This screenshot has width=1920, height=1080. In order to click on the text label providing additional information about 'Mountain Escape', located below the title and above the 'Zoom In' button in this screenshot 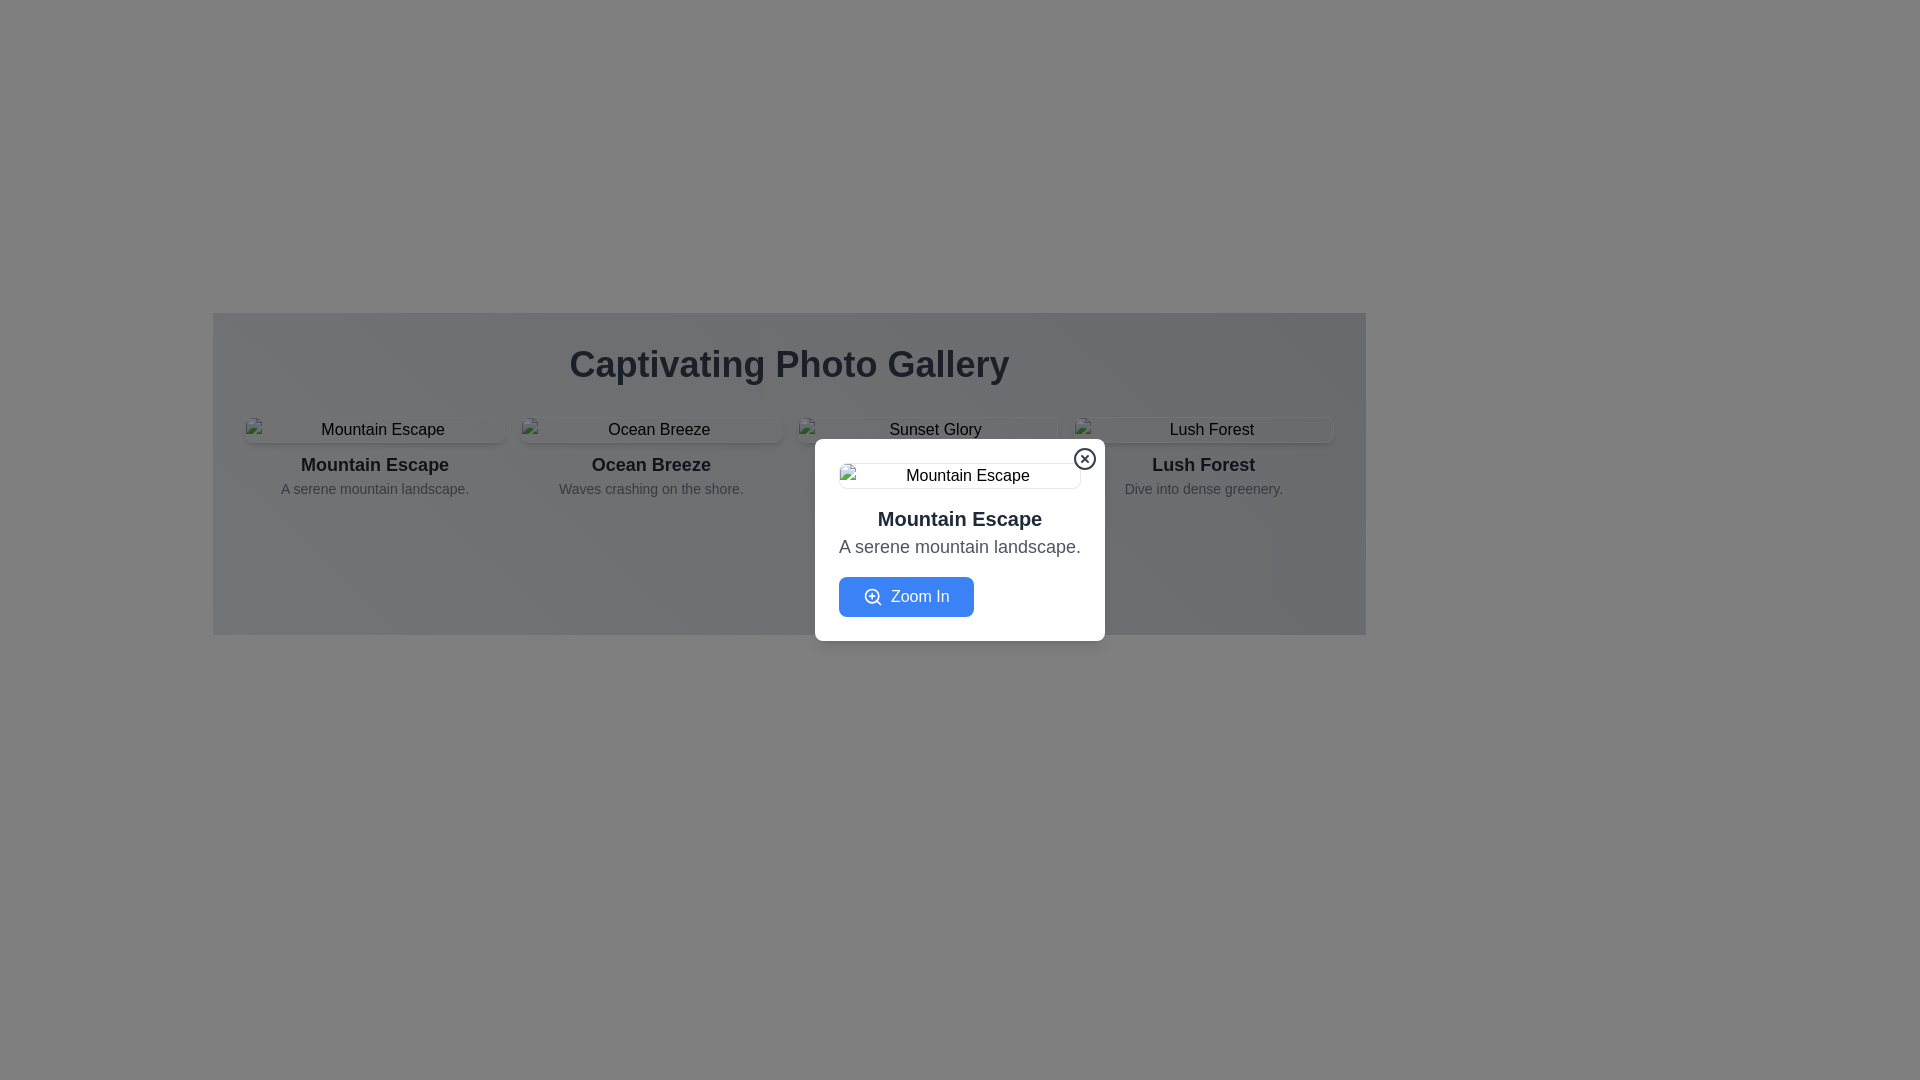, I will do `click(960, 547)`.